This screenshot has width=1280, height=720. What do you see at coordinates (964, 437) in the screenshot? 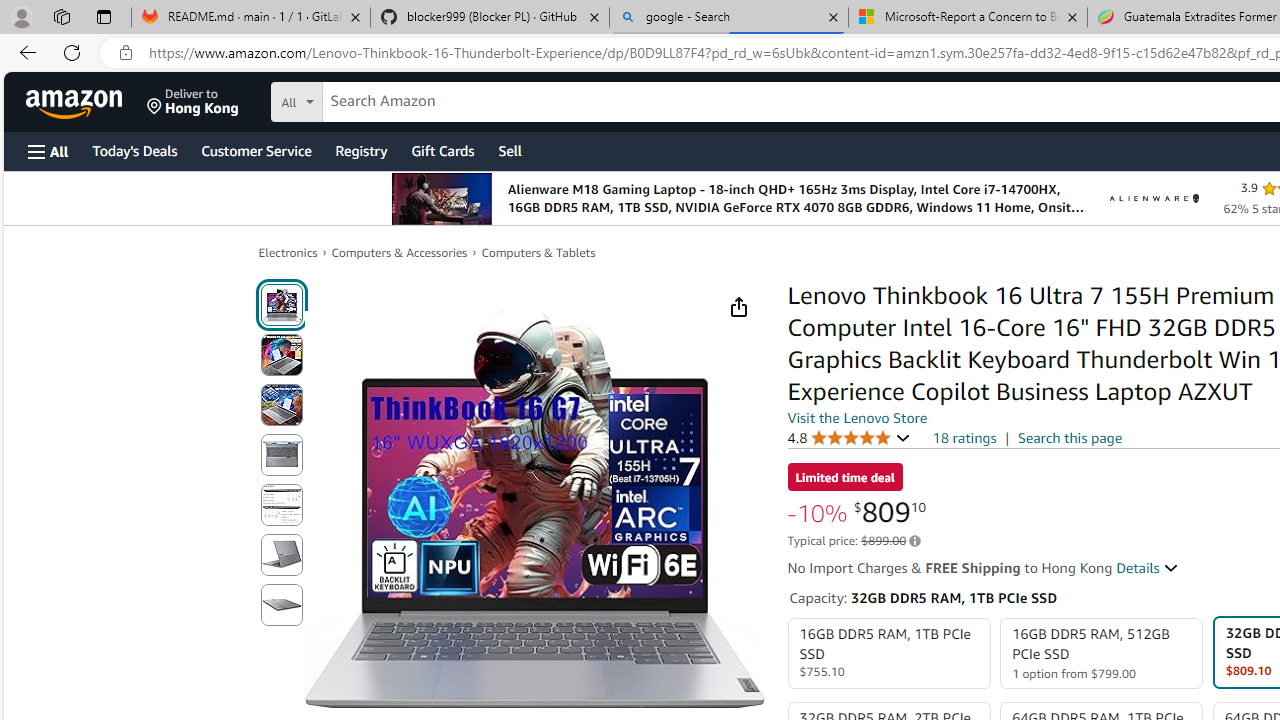
I see `'18 ratings'` at bounding box center [964, 437].